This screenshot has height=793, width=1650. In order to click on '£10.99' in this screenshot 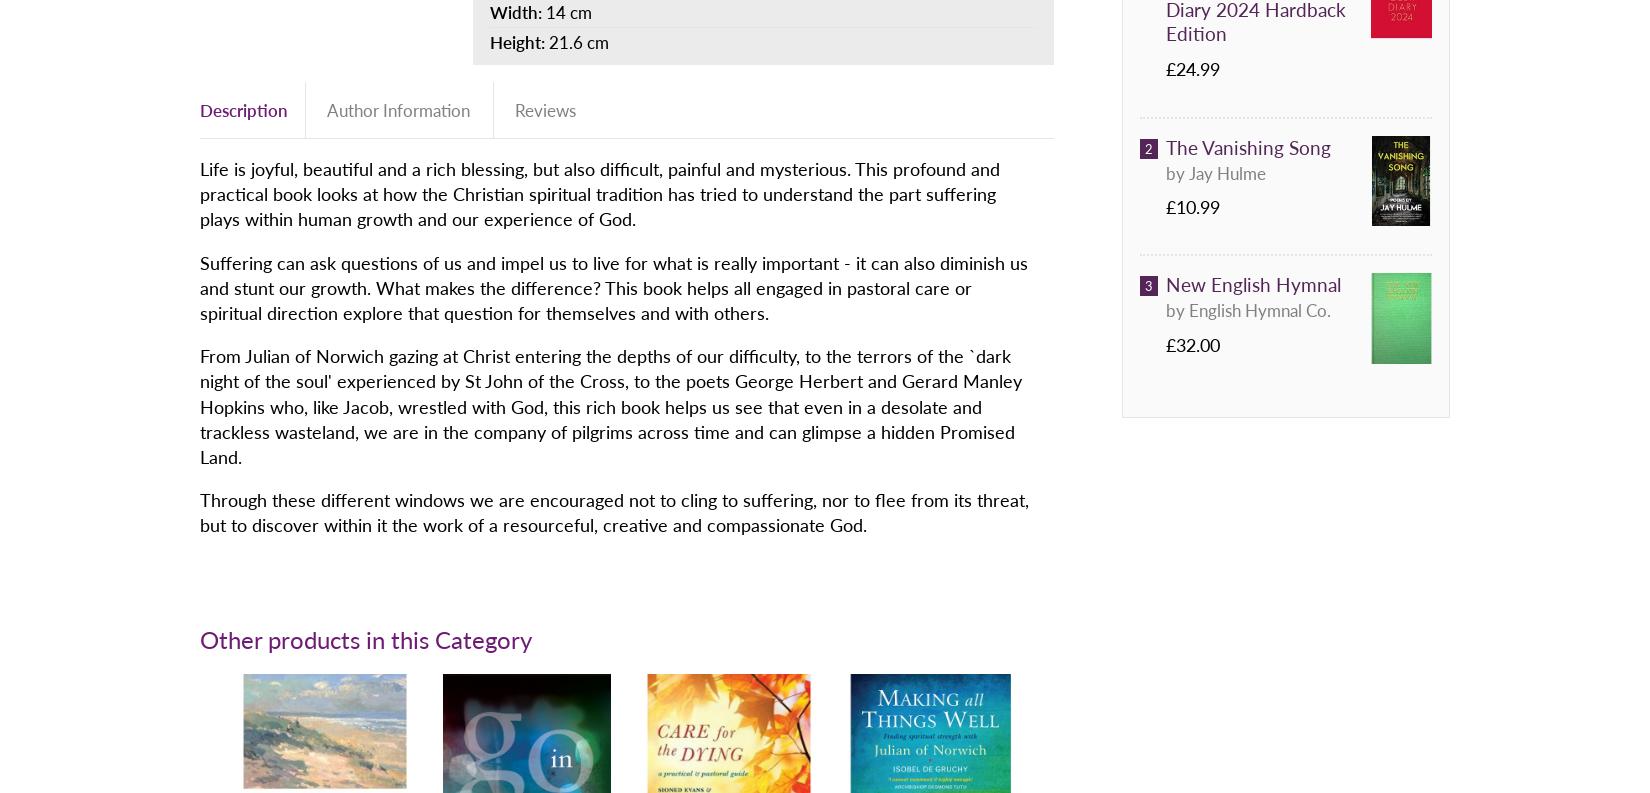, I will do `click(1191, 204)`.